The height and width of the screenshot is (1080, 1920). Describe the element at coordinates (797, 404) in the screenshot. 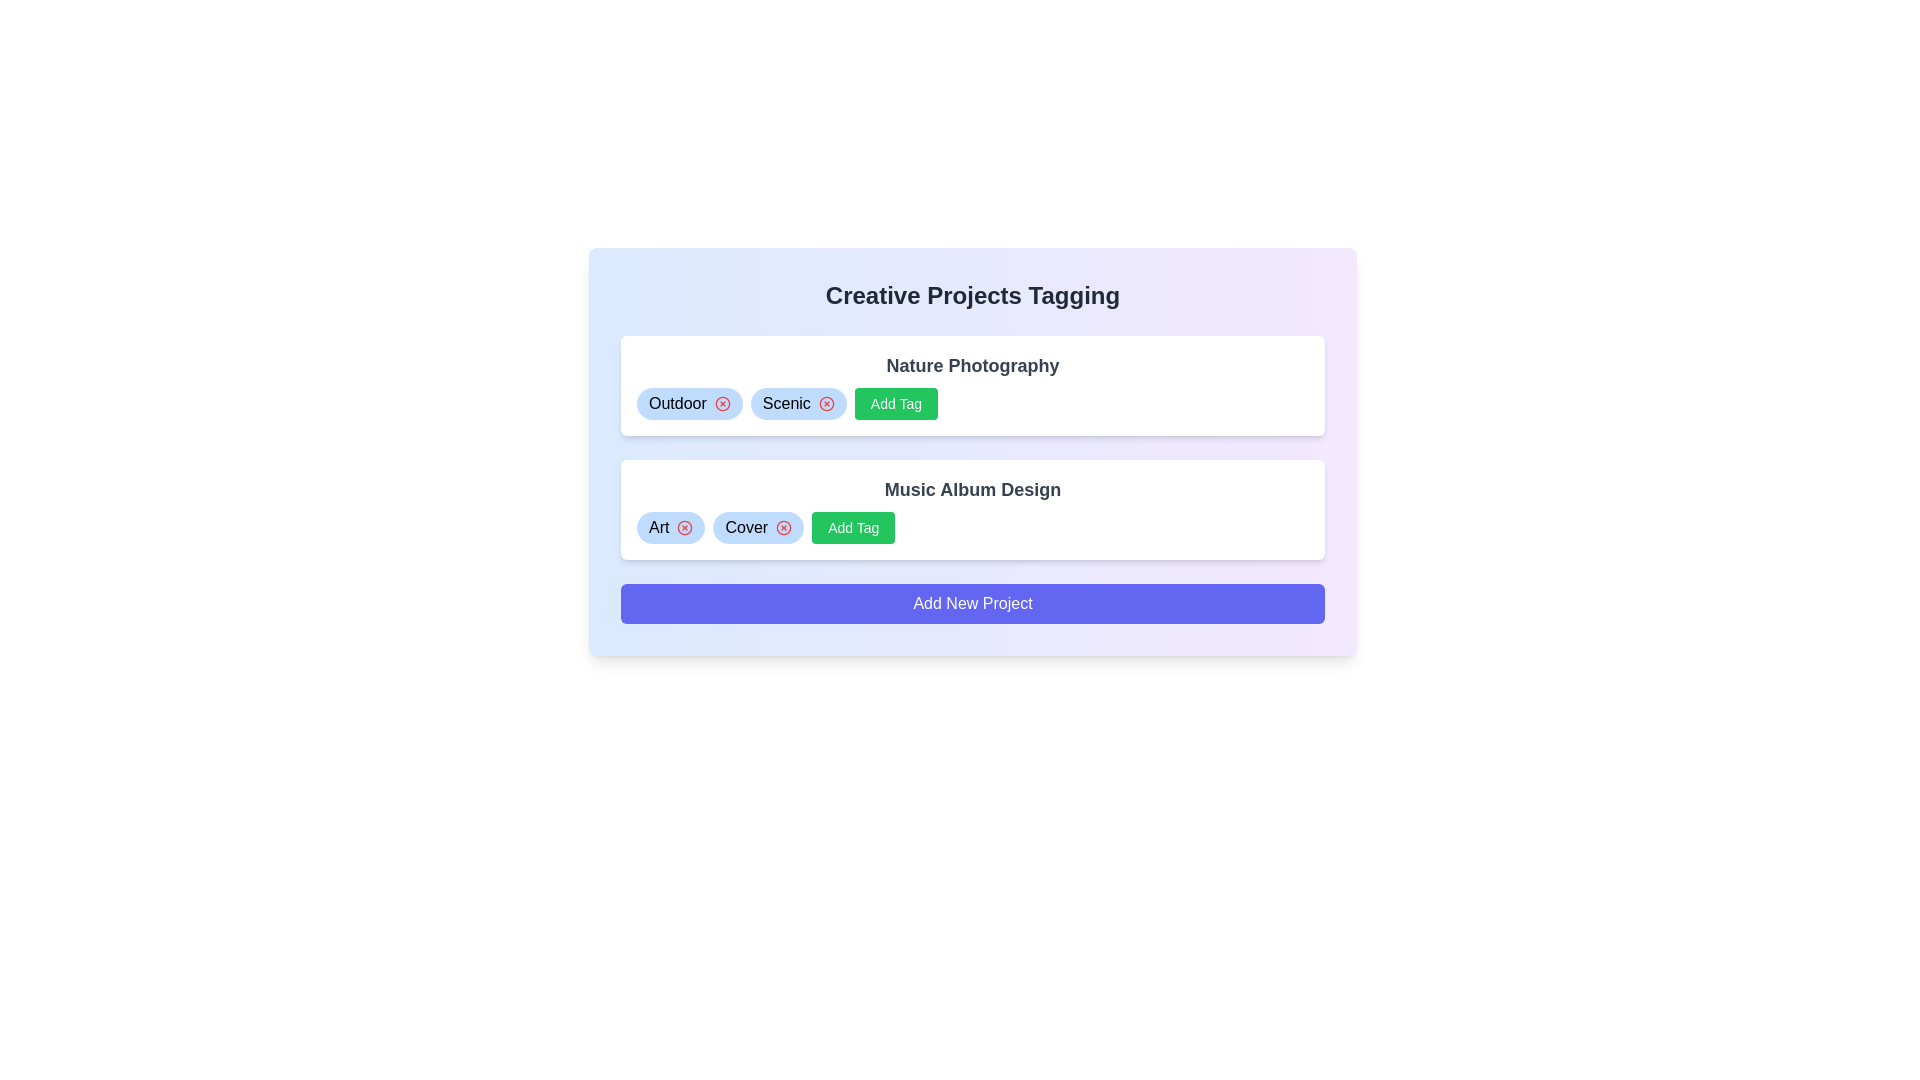

I see `the 'Scenic' tag element located in the first group of tags under the 'Nature Photography' section, which is the second tag to the right of 'Outdoor'` at that location.